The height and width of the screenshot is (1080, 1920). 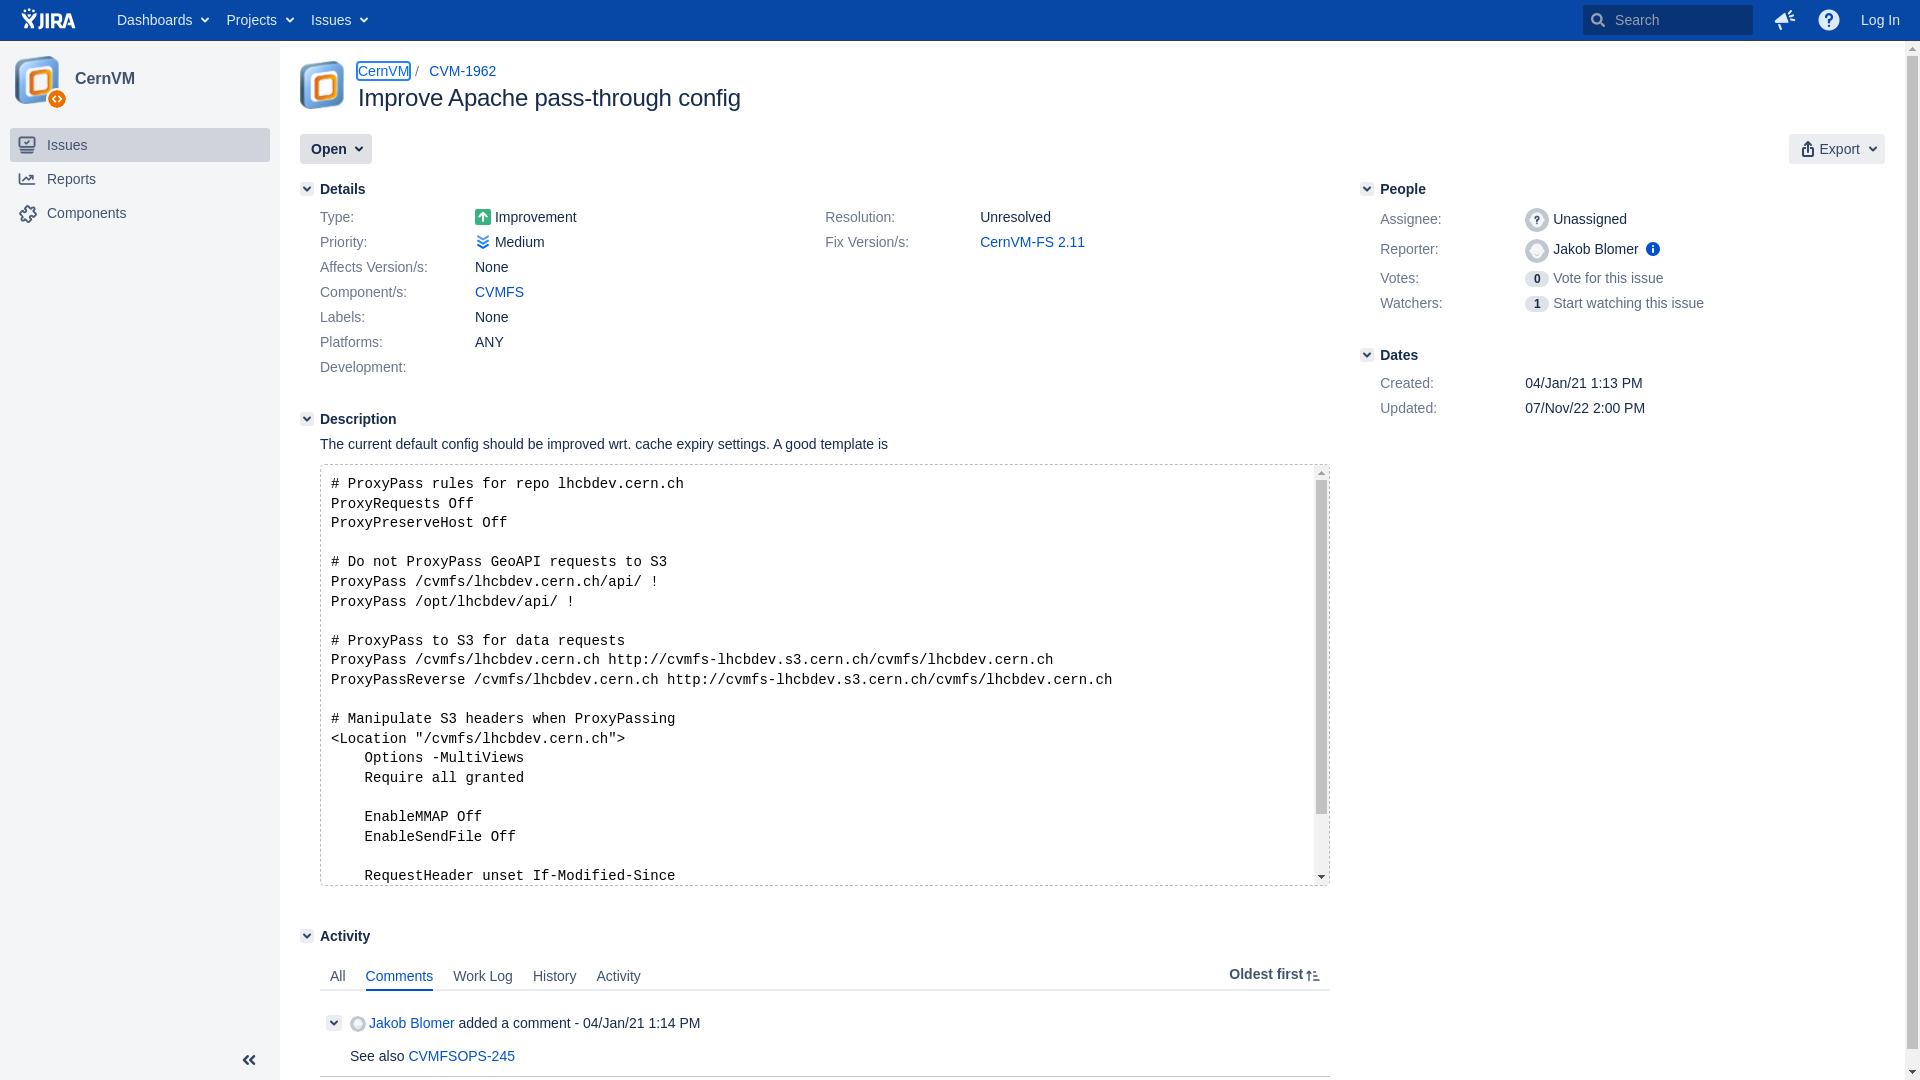 What do you see at coordinates (1879, 19) in the screenshot?
I see `'Log In'` at bounding box center [1879, 19].